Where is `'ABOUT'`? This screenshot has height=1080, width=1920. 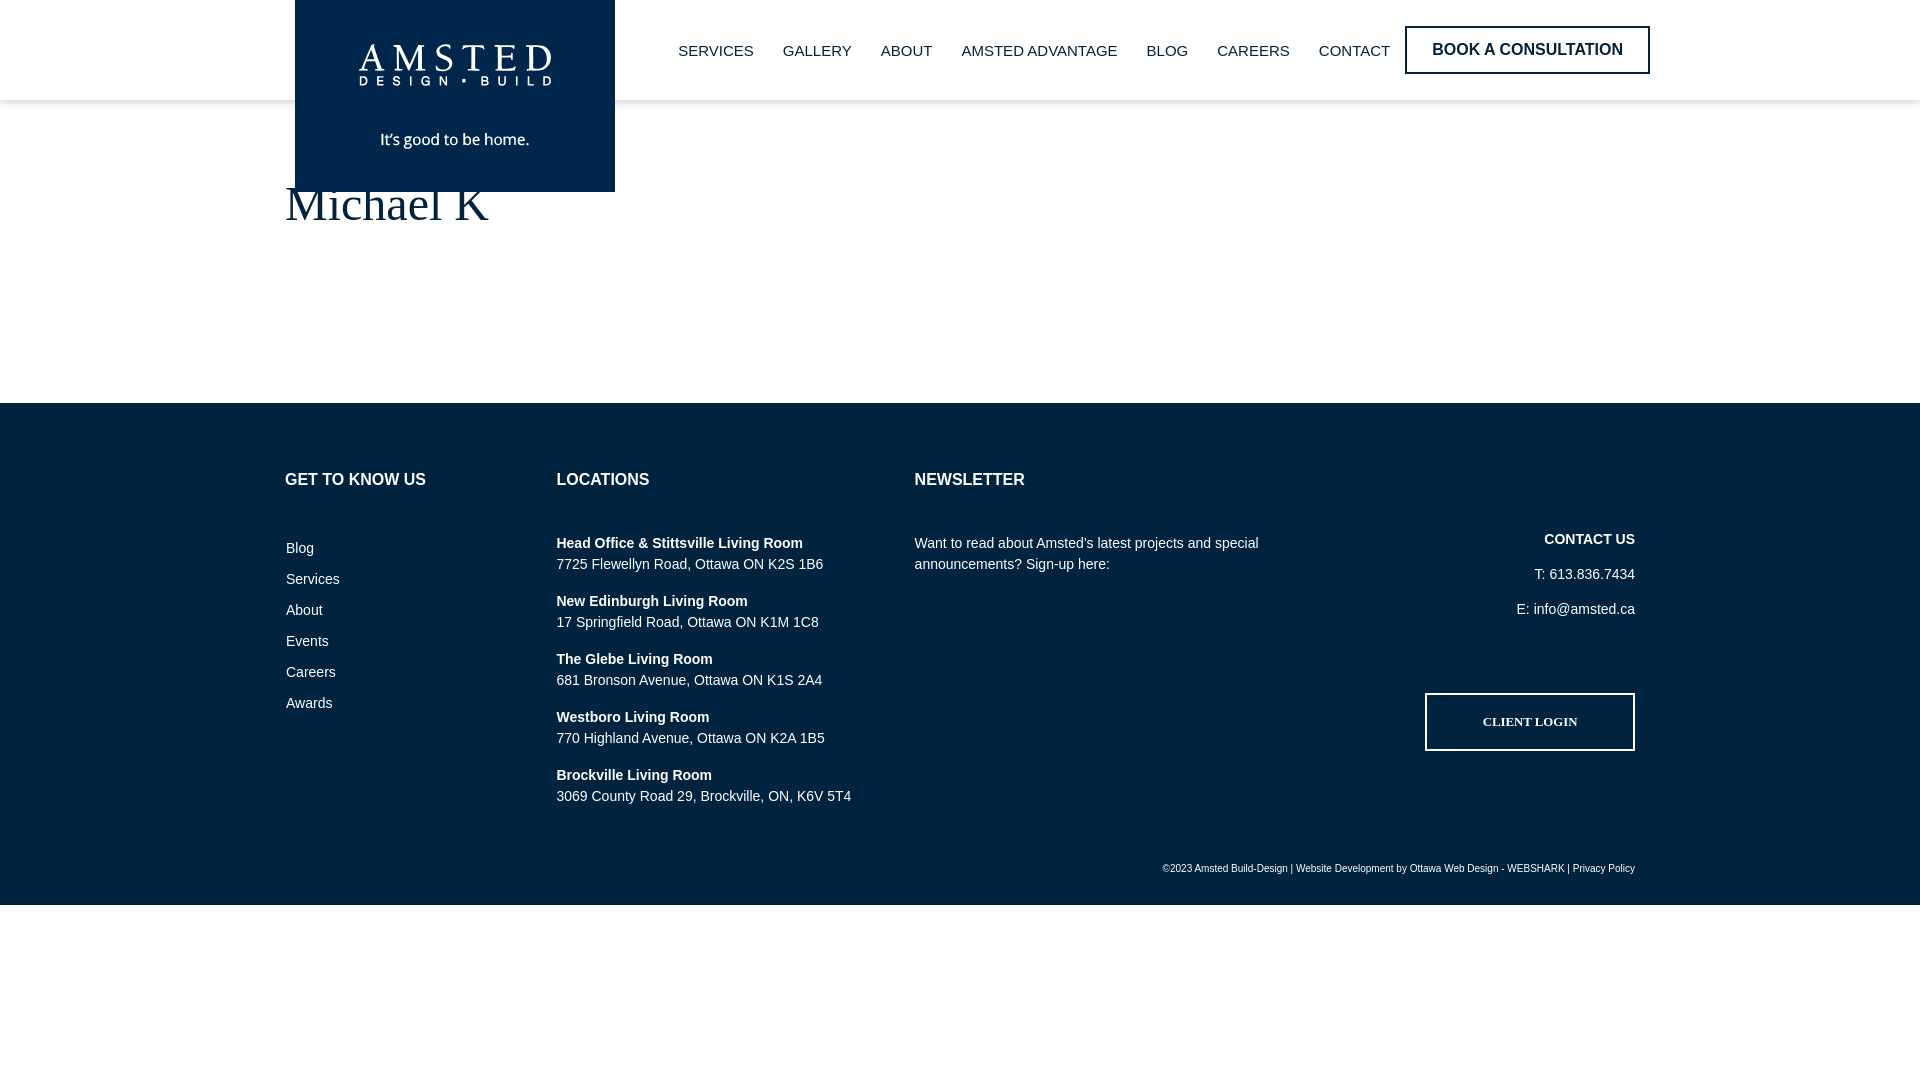
'ABOUT' is located at coordinates (906, 48).